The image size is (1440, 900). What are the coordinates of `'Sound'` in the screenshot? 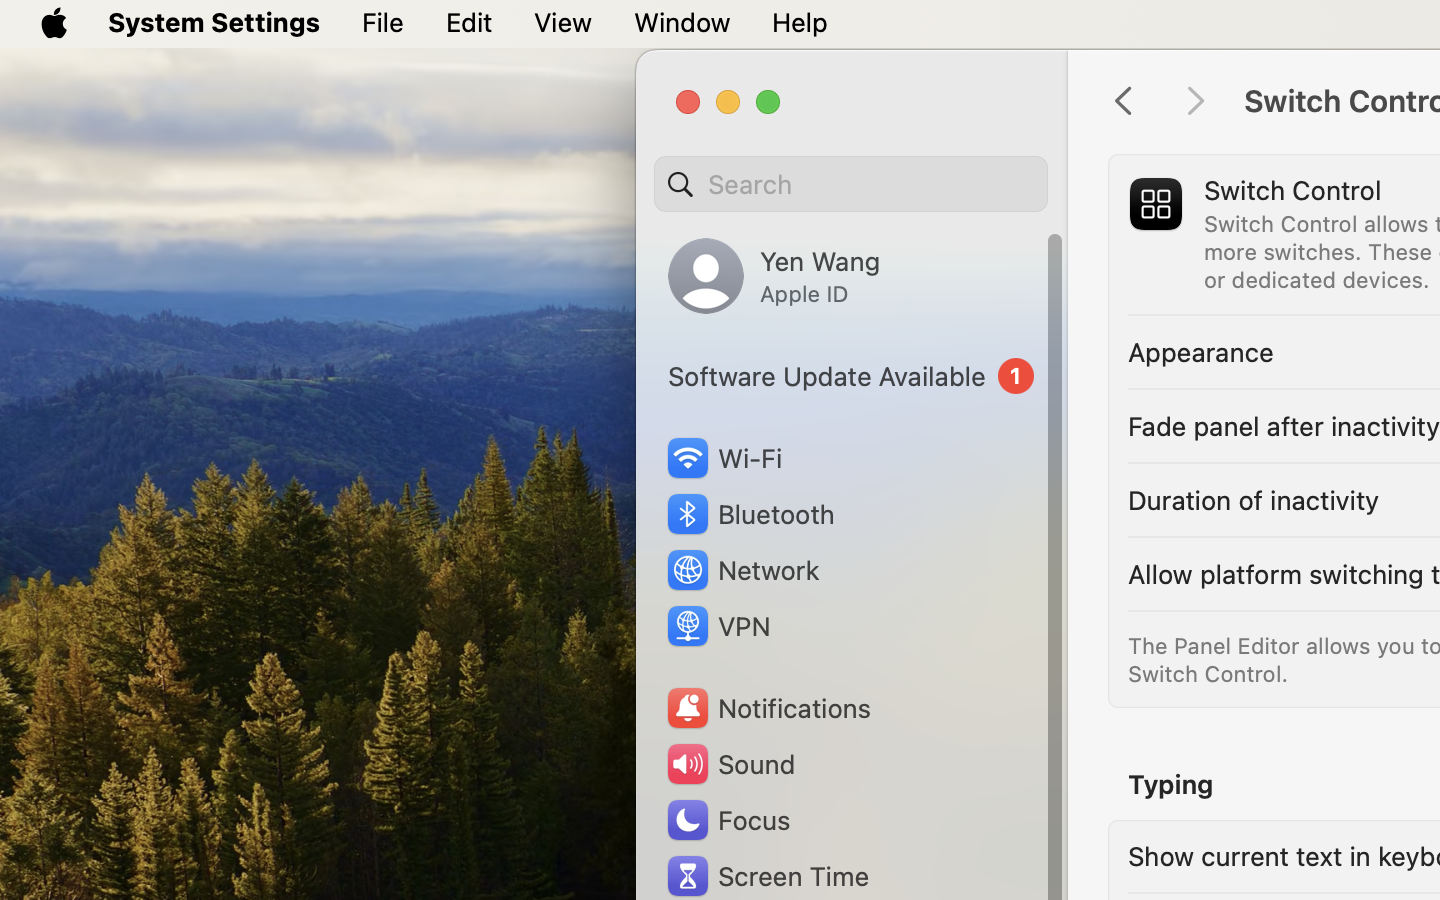 It's located at (728, 763).